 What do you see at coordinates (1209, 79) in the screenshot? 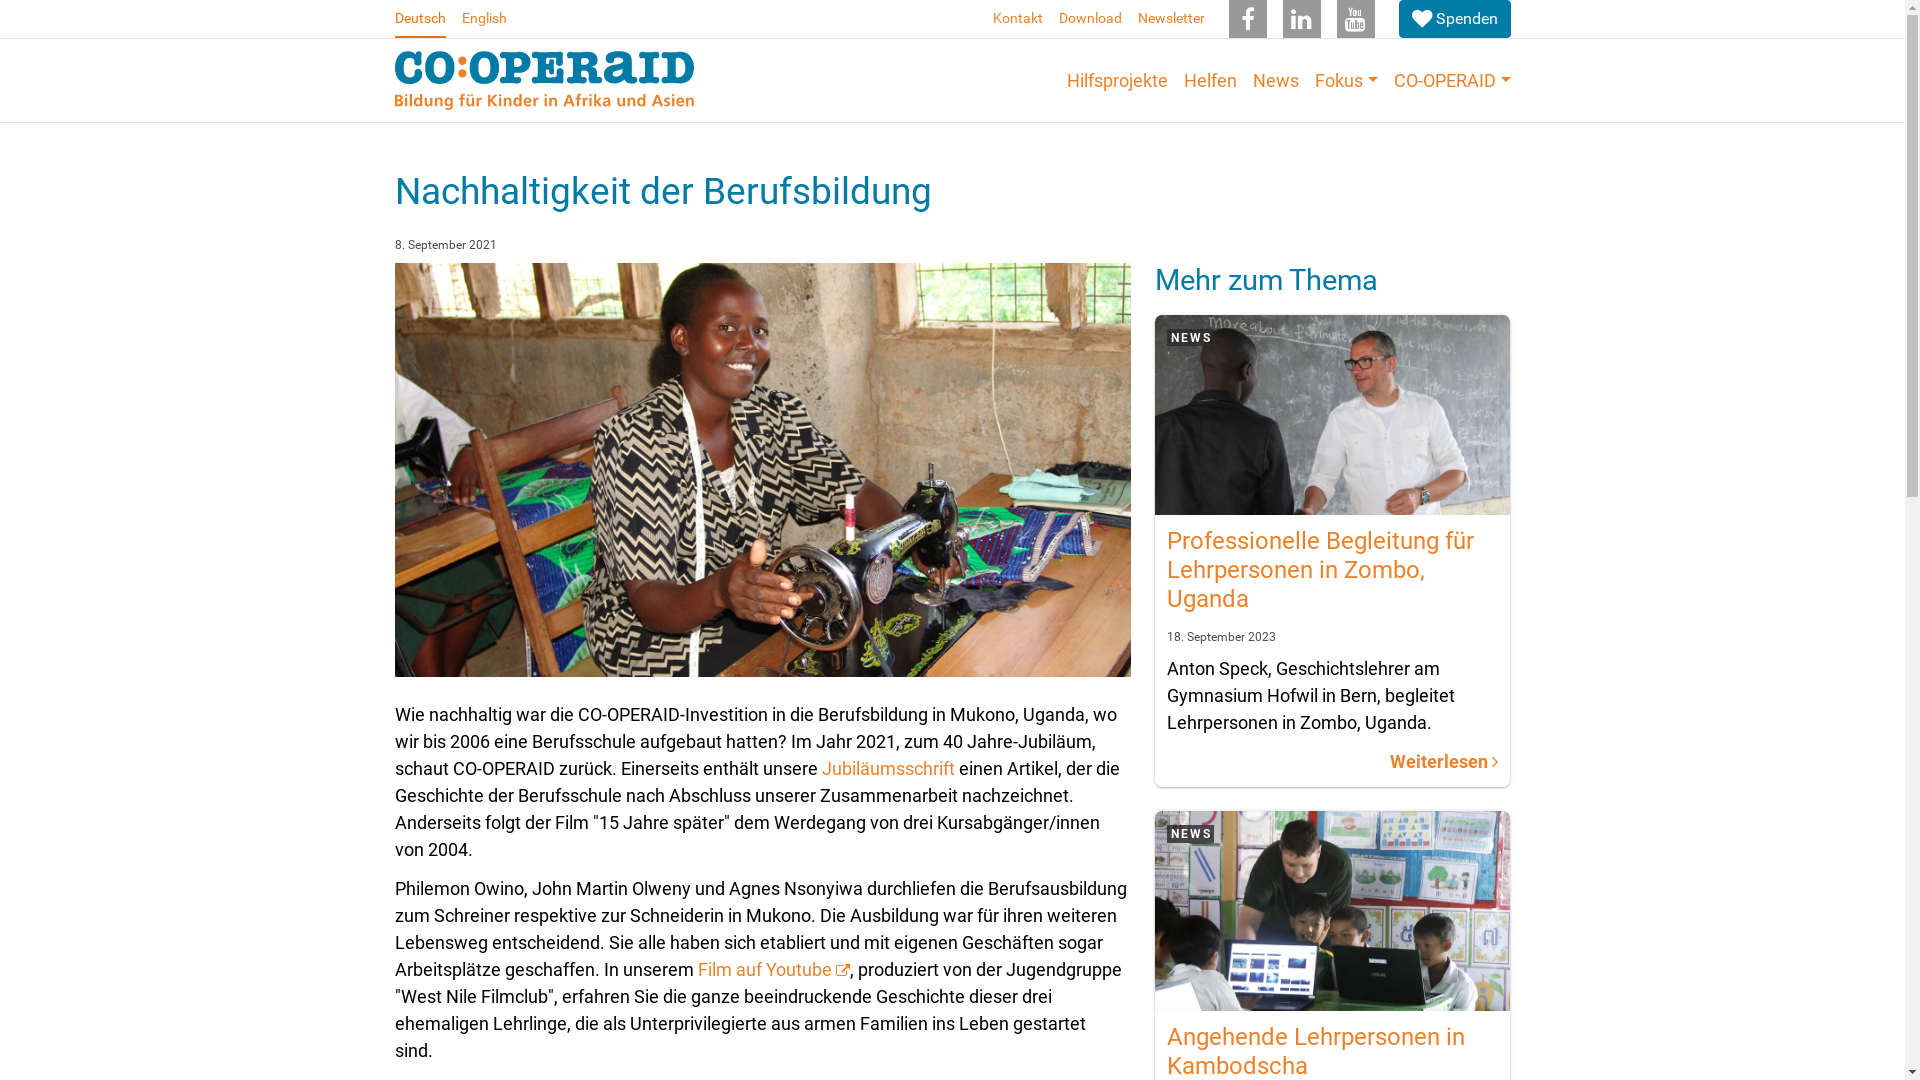
I see `'Helfen'` at bounding box center [1209, 79].